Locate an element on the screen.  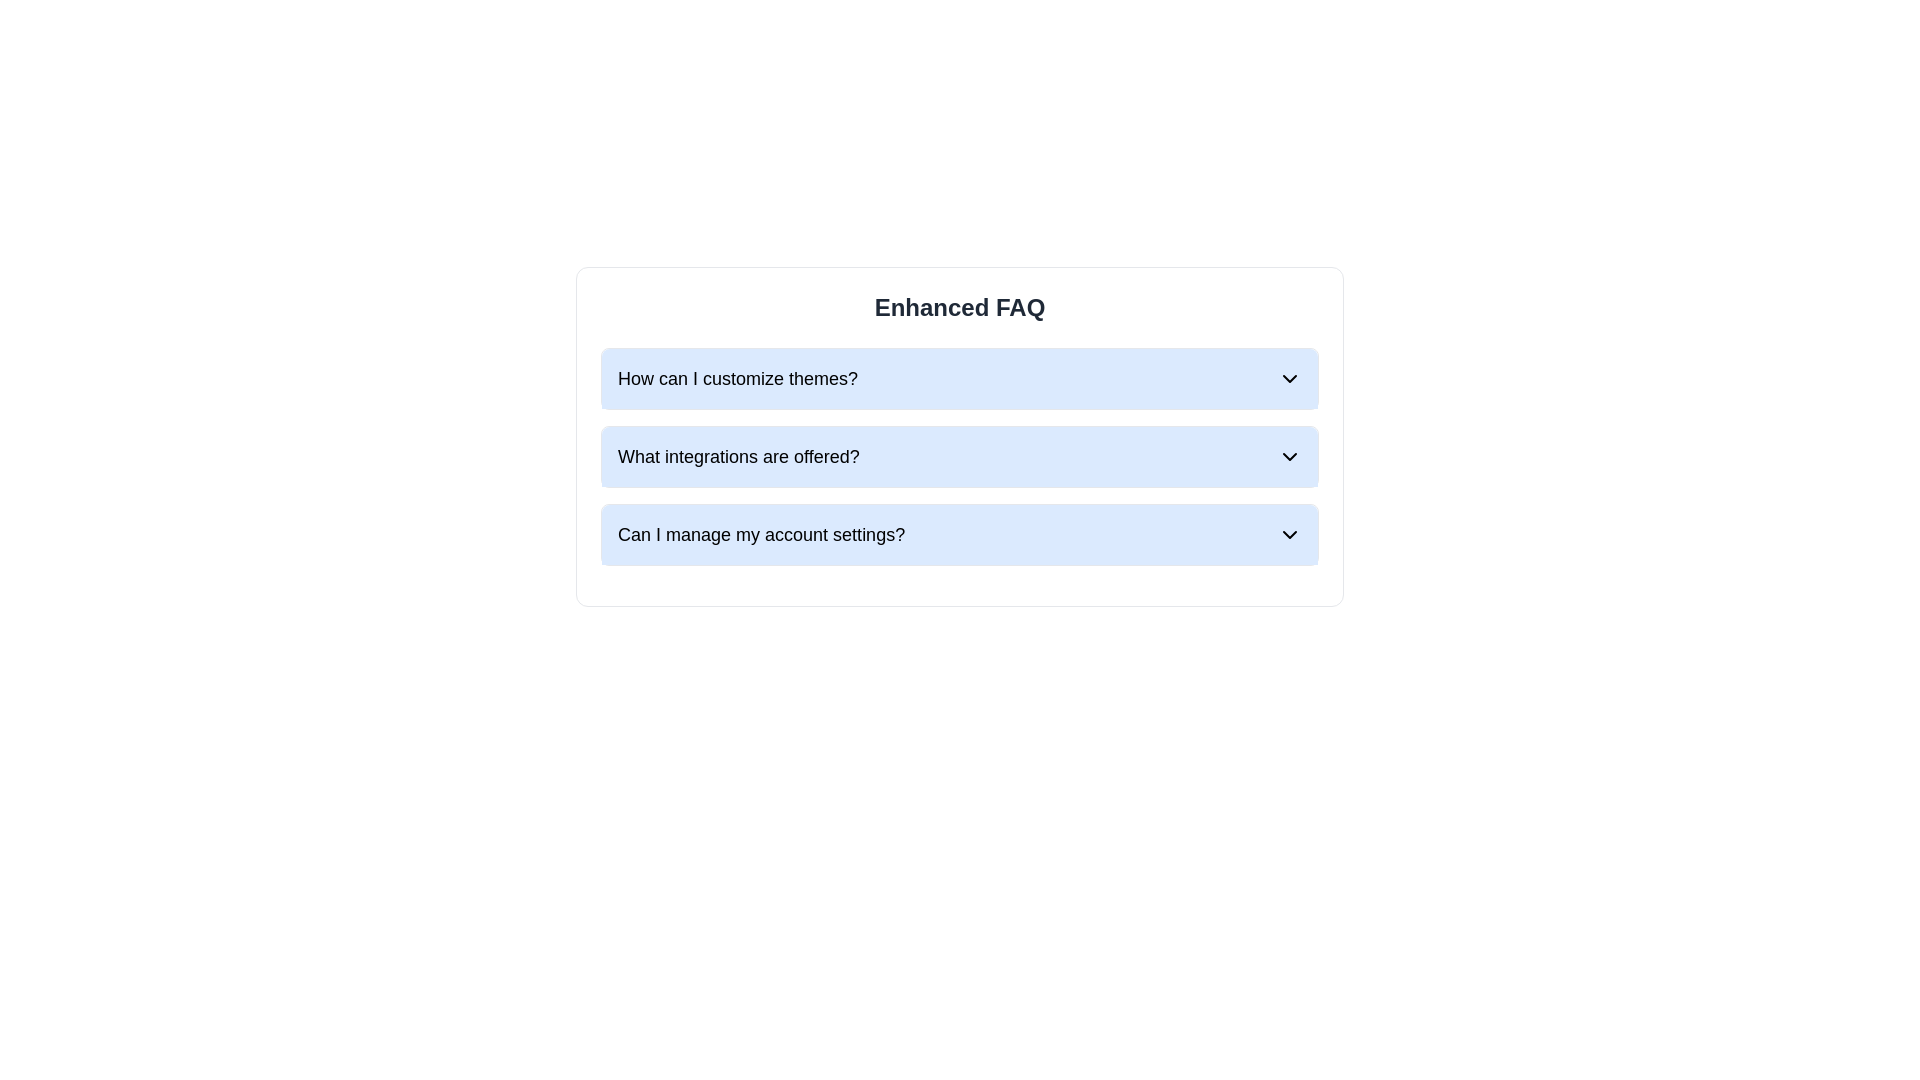
the chevron icon located at the top-right corner of the FAQ section next to the text 'Can I manage my account settings?' is located at coordinates (1290, 534).